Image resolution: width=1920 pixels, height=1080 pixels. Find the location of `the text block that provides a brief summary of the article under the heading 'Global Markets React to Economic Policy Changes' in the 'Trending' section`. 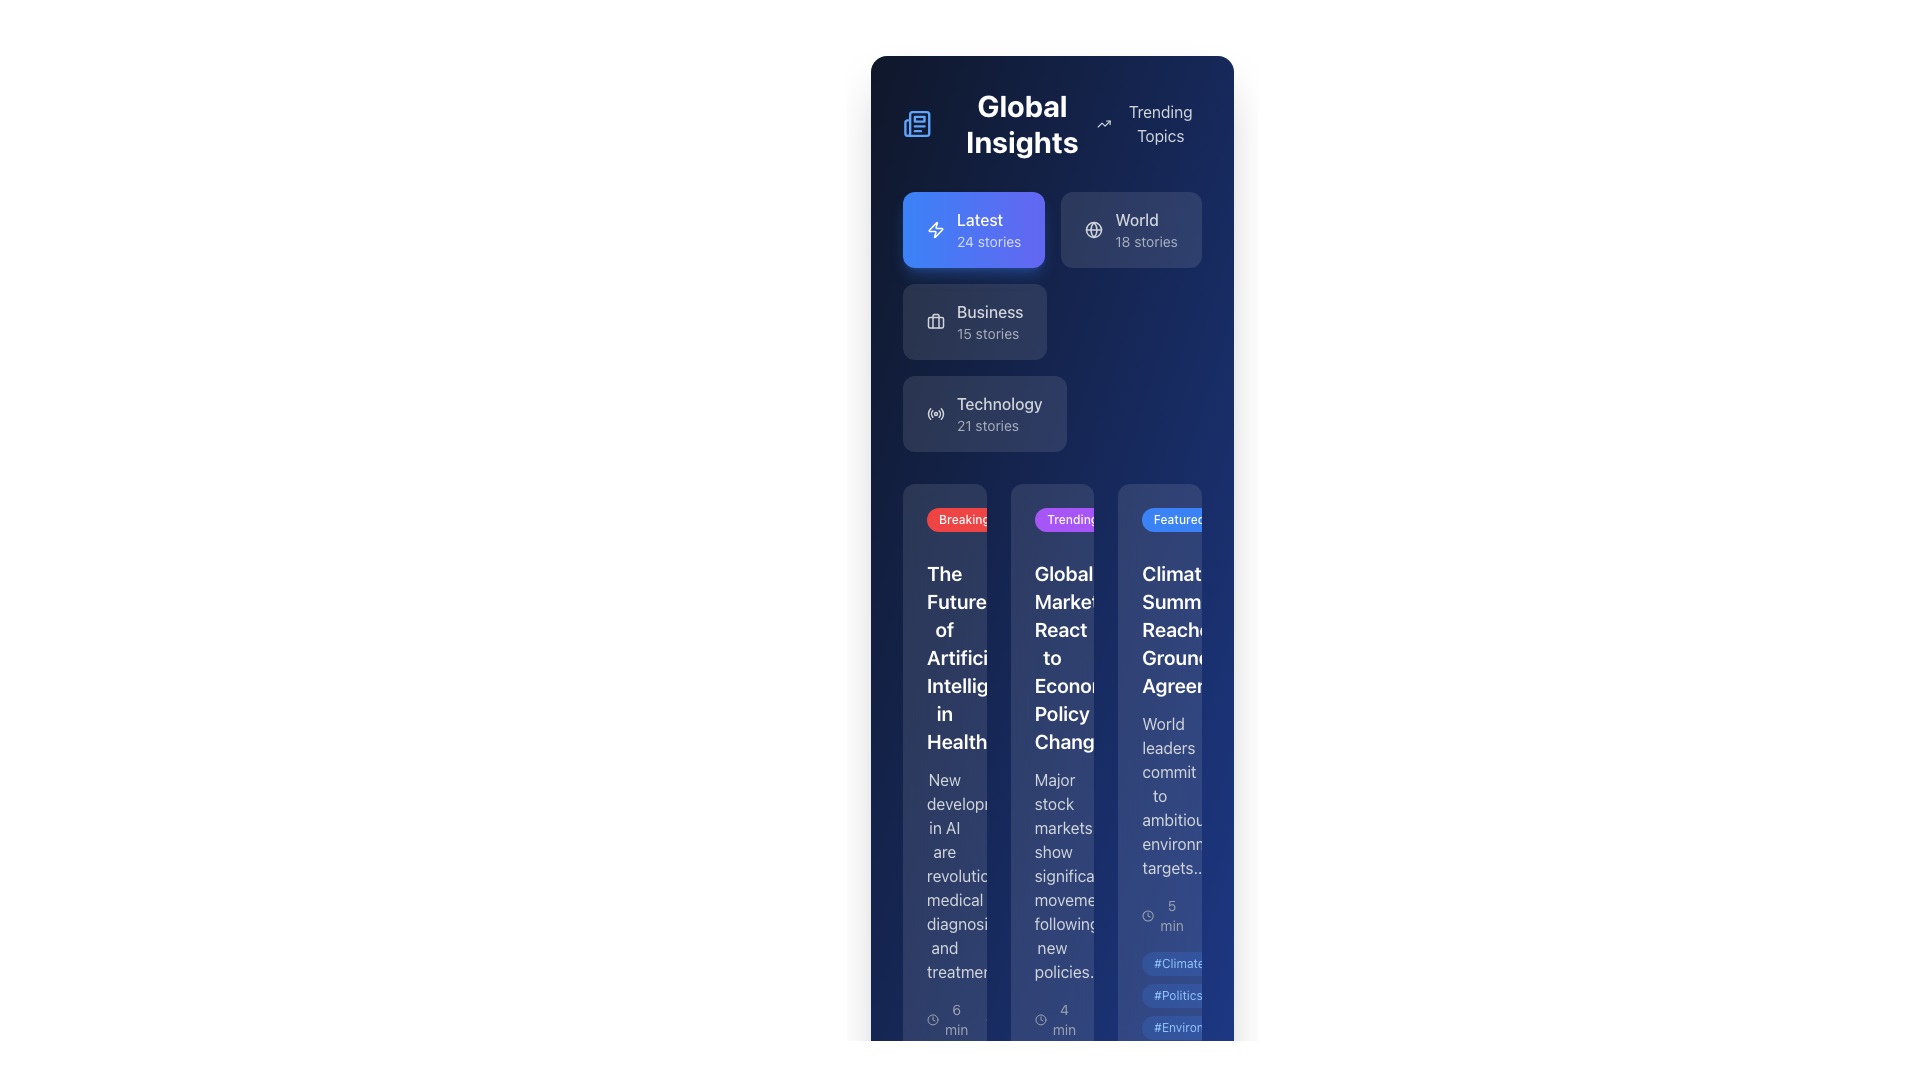

the text block that provides a brief summary of the article under the heading 'Global Markets React to Economic Policy Changes' in the 'Trending' section is located at coordinates (1051, 874).